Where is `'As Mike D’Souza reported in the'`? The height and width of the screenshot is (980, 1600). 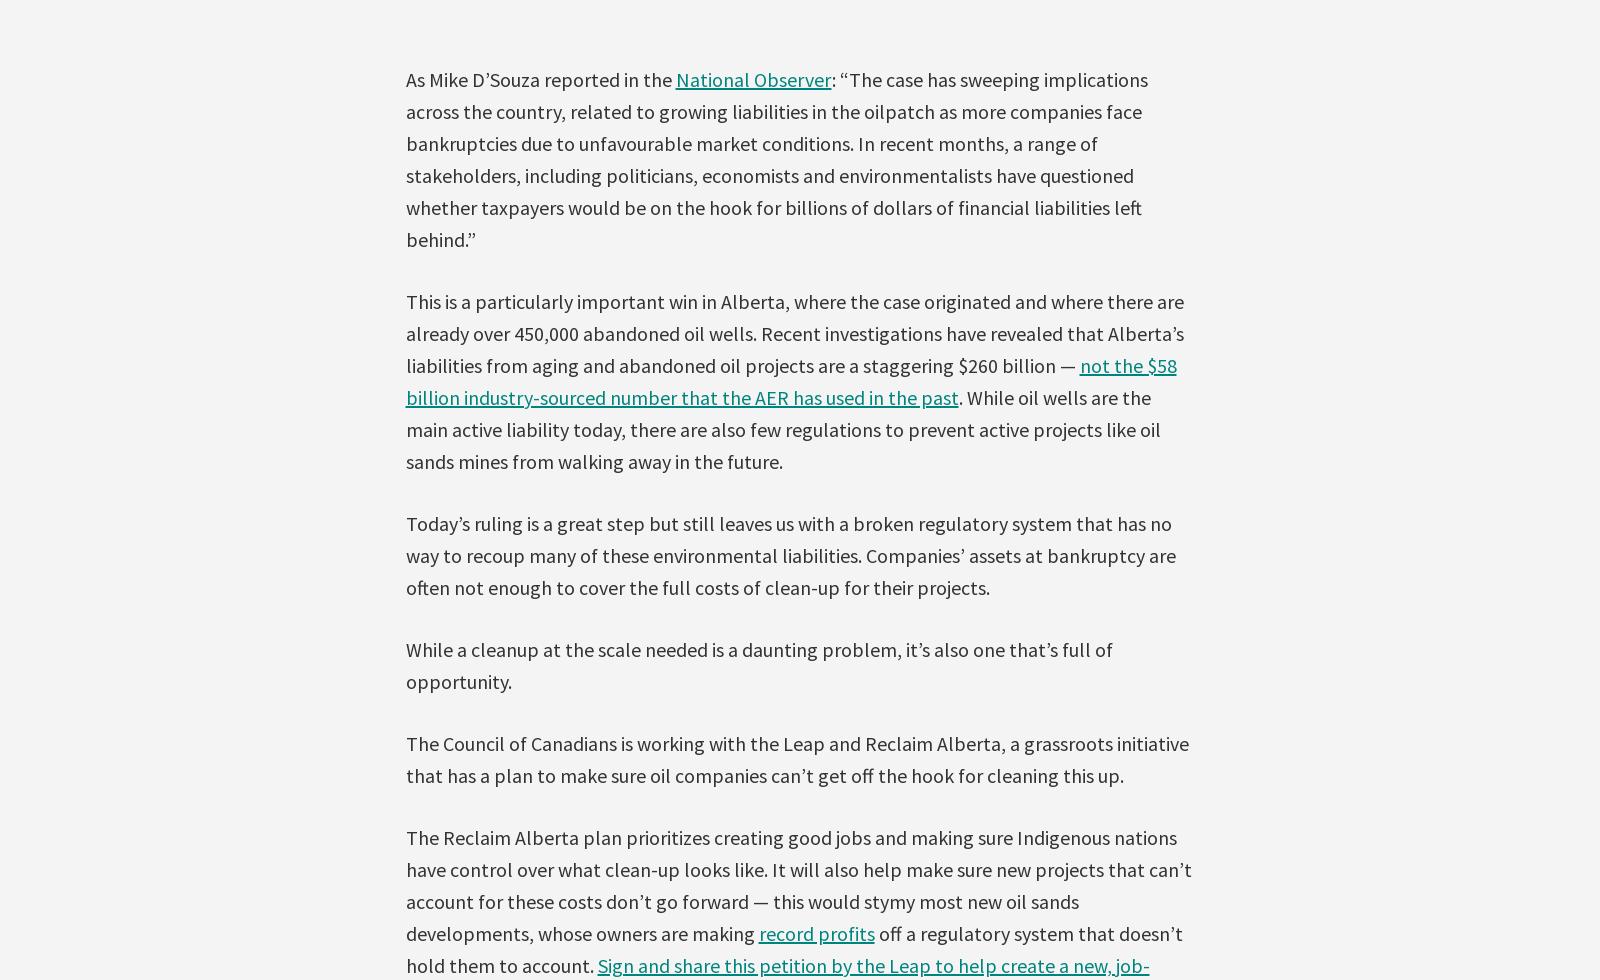 'As Mike D’Souza reported in the' is located at coordinates (539, 78).